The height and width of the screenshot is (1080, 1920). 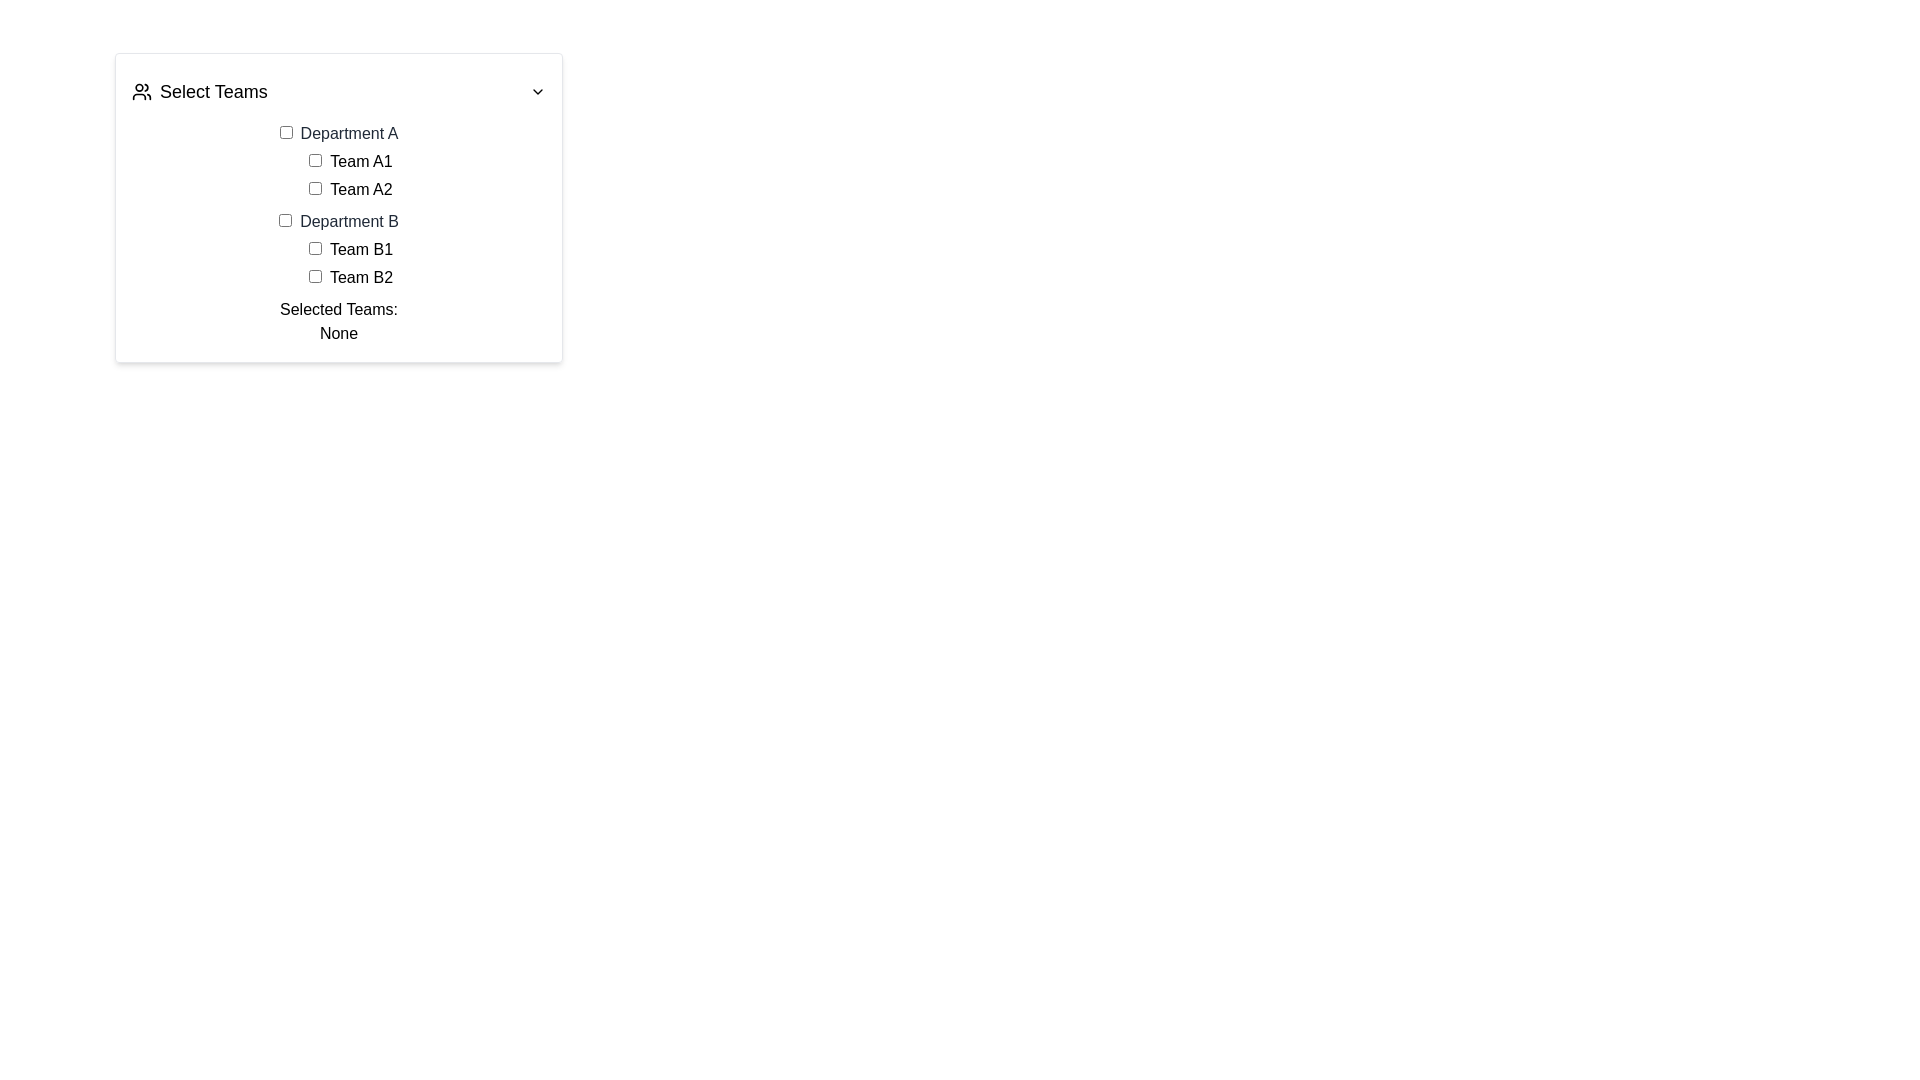 What do you see at coordinates (339, 320) in the screenshot?
I see `displayed content of the Text display component that shows the currently selected teams or 'None' if no teams are selected` at bounding box center [339, 320].